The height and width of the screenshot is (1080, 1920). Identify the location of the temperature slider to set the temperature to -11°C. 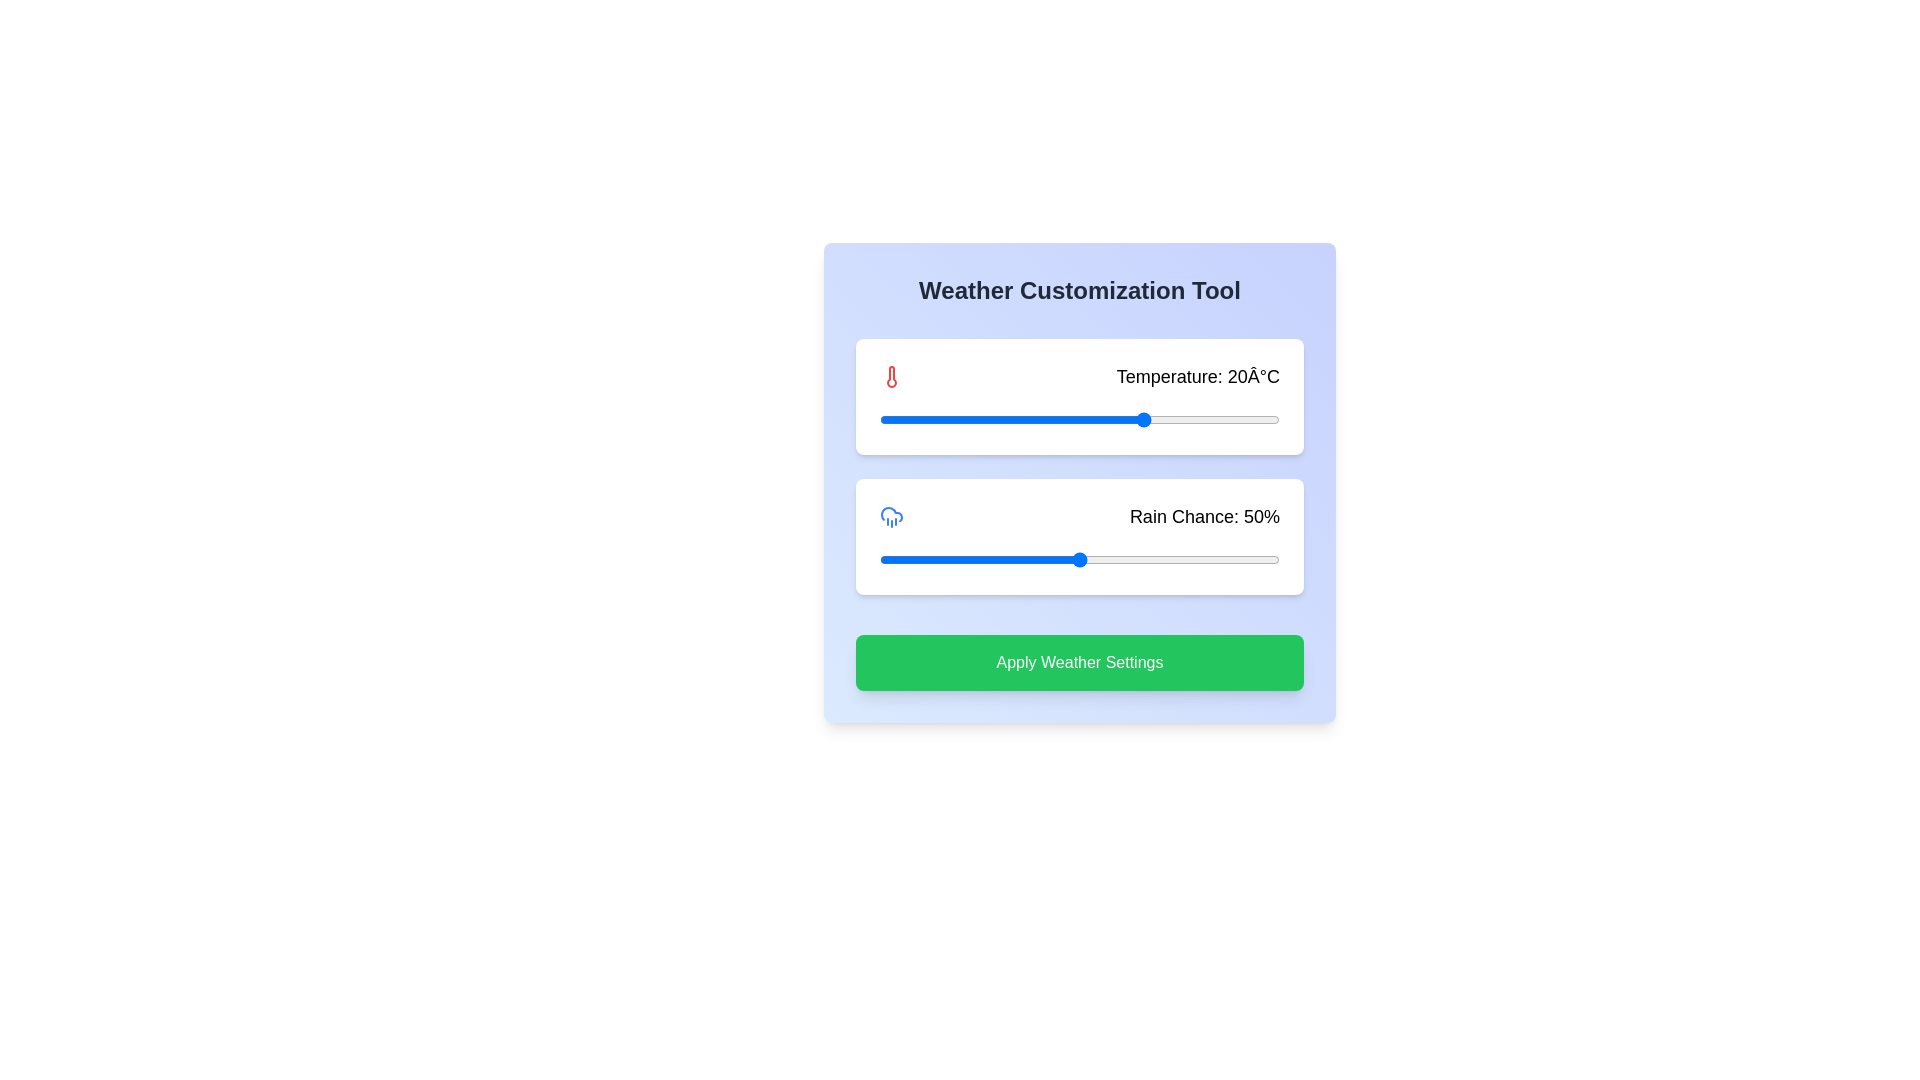
(939, 419).